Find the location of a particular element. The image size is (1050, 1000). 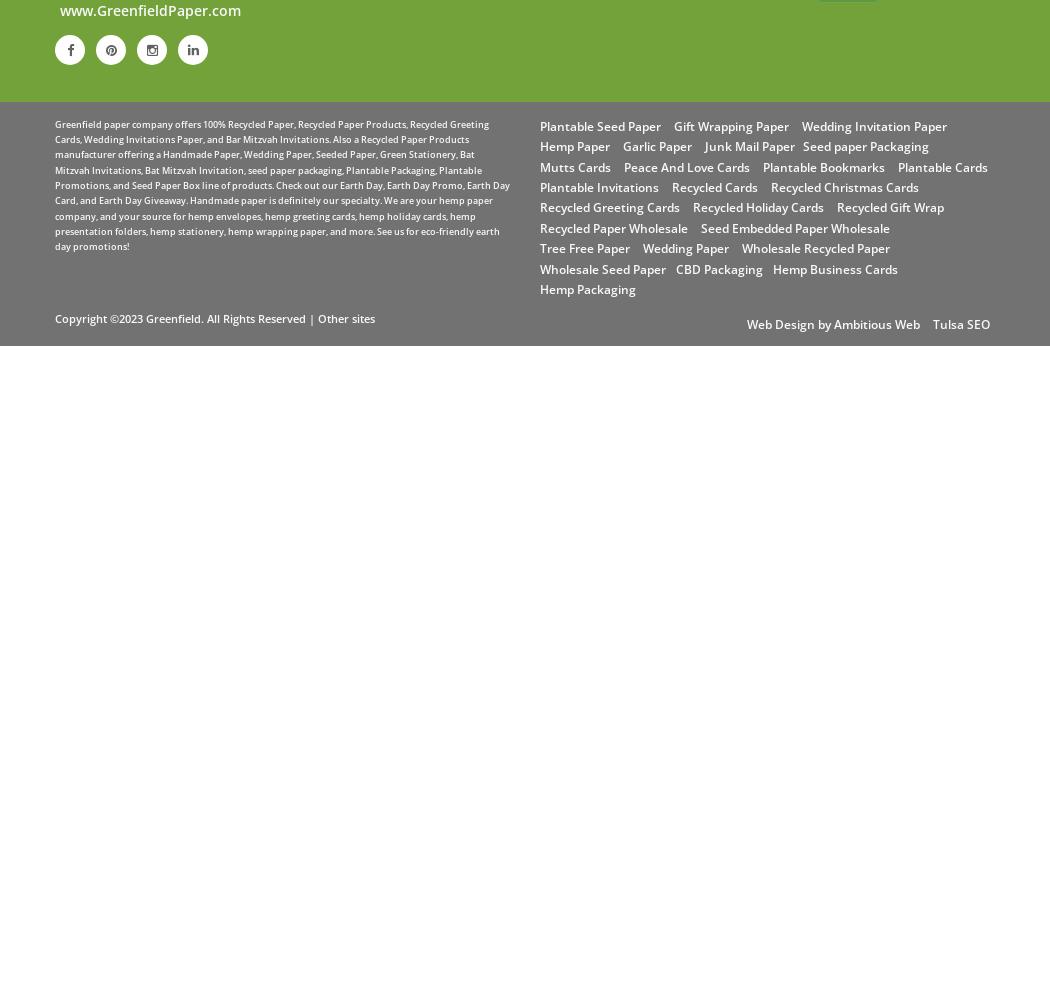

'Earth Day 
					Promo' is located at coordinates (424, 185).